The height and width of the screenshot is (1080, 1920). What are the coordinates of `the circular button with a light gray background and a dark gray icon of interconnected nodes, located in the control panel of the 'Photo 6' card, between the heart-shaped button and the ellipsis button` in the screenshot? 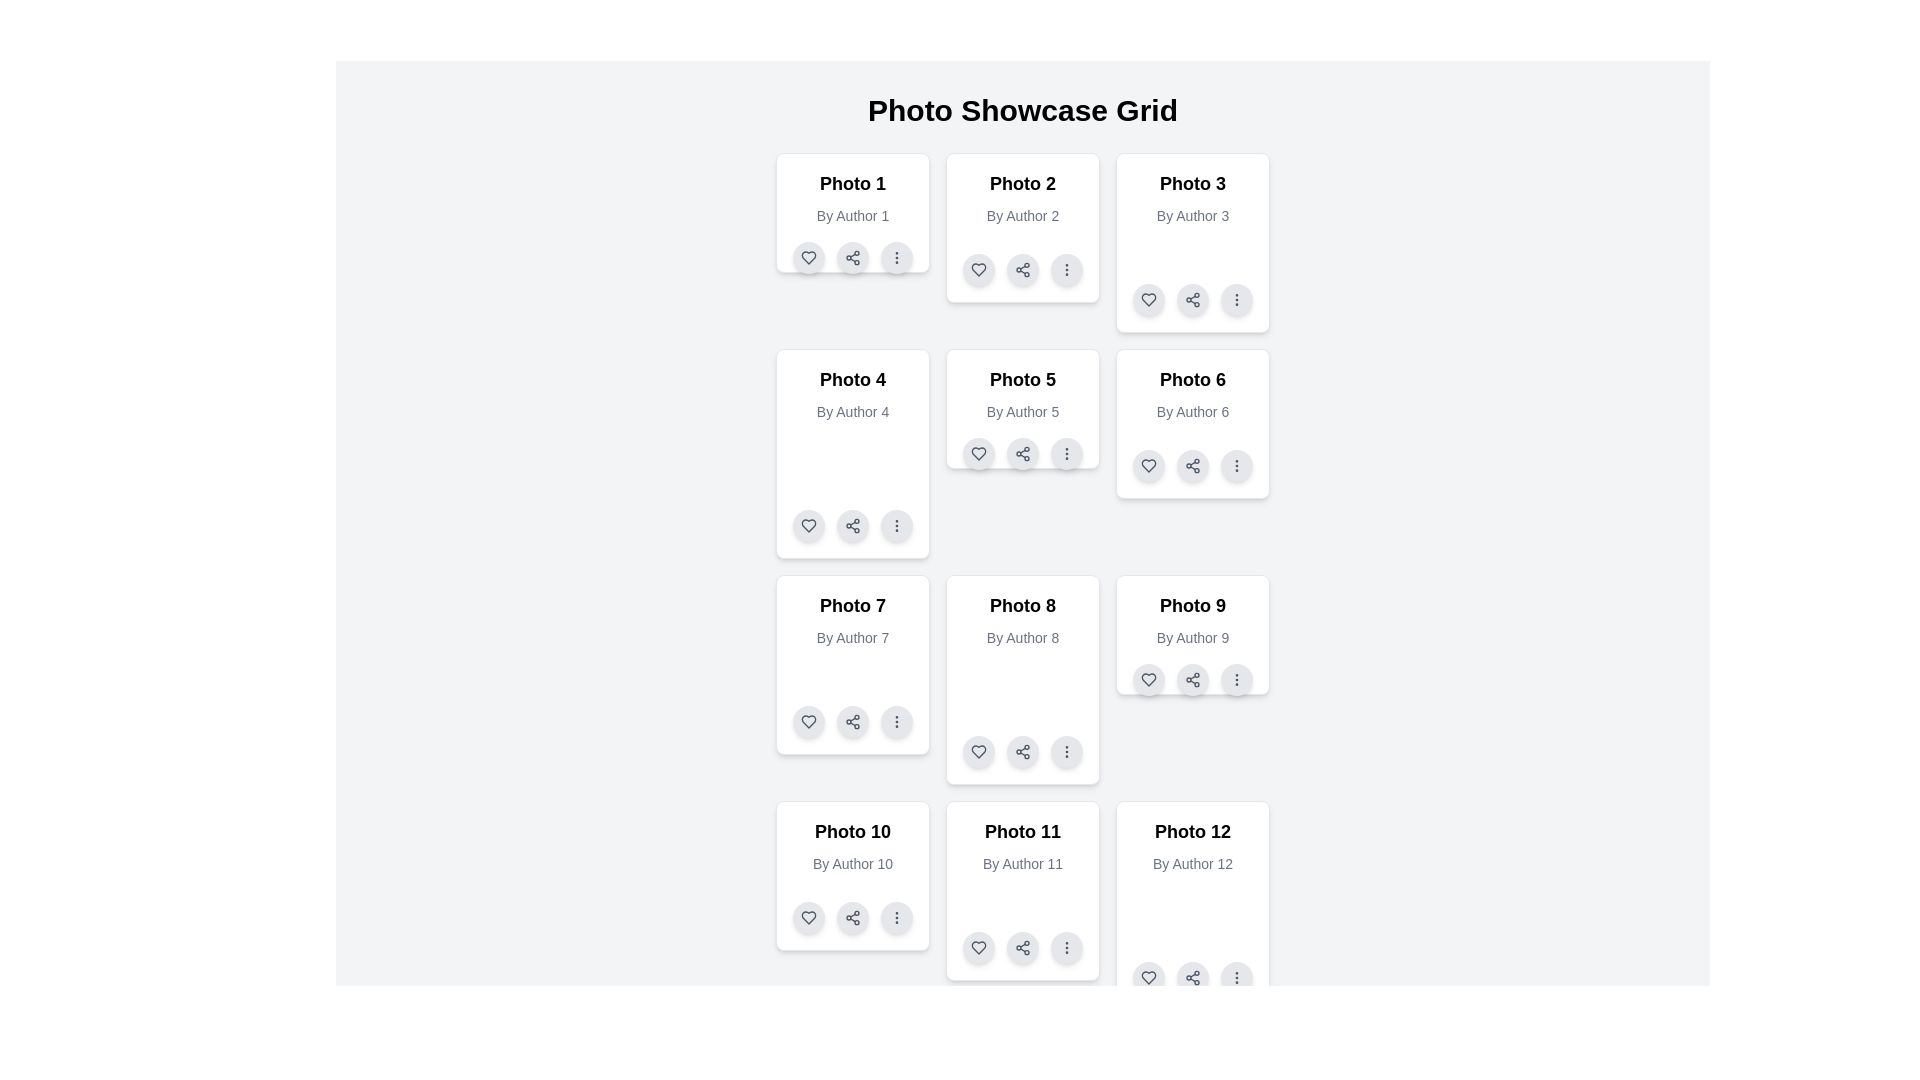 It's located at (1193, 466).